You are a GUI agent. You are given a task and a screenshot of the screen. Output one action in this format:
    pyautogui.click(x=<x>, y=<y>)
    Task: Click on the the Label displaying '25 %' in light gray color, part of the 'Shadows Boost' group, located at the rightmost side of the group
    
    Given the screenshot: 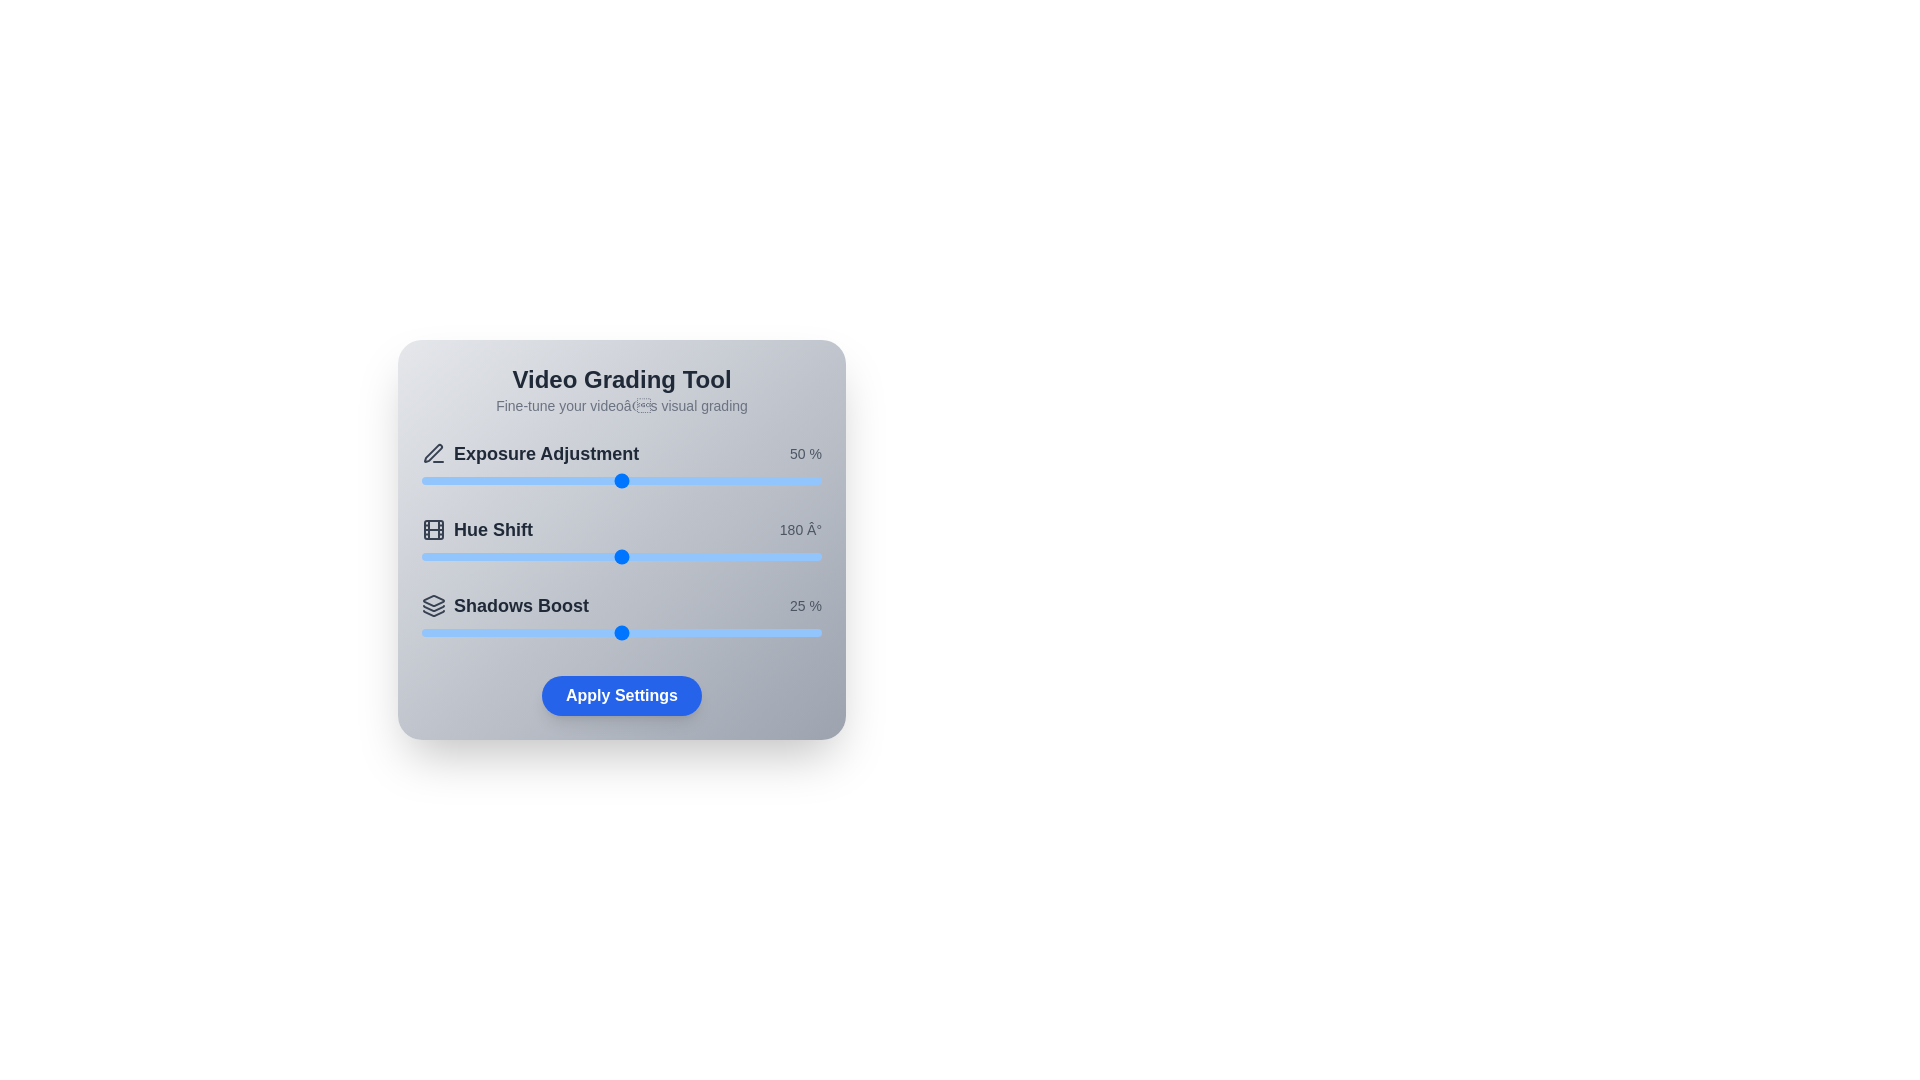 What is the action you would take?
    pyautogui.click(x=806, y=604)
    